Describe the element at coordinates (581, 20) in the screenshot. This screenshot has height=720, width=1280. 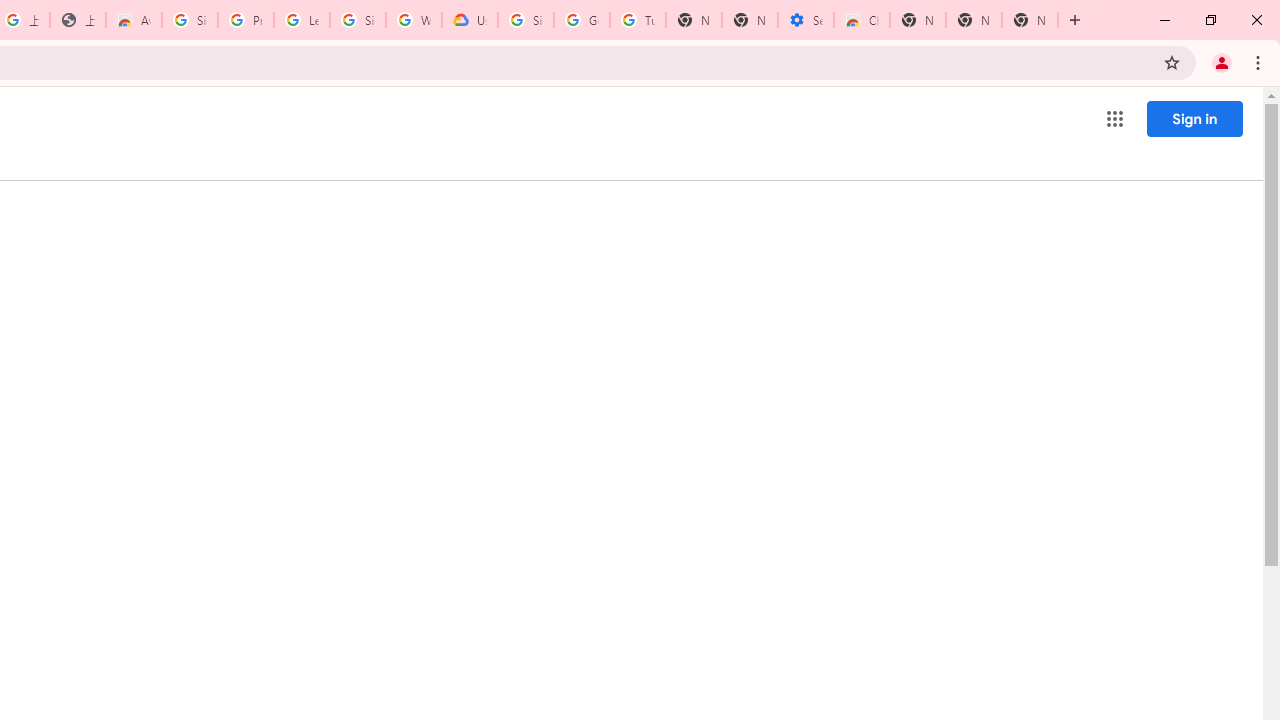
I see `'Google Account Help'` at that location.